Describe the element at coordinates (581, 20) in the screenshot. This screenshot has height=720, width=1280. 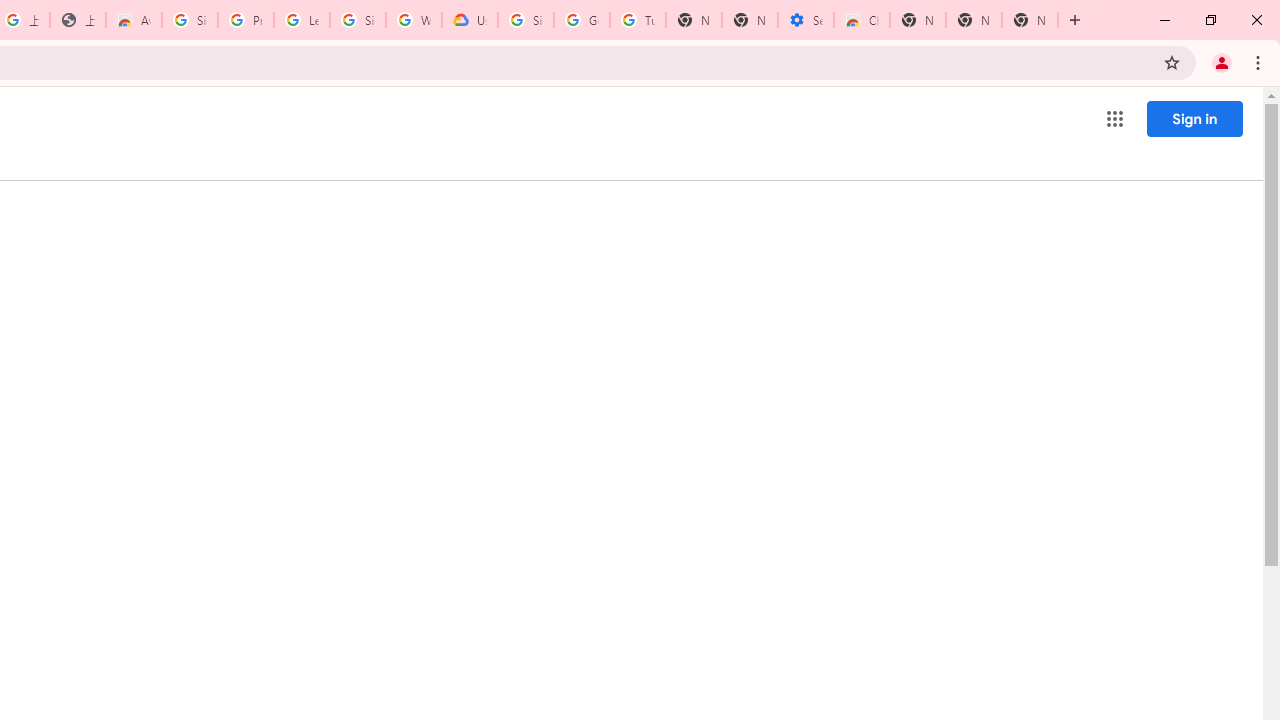
I see `'Google Account Help'` at that location.